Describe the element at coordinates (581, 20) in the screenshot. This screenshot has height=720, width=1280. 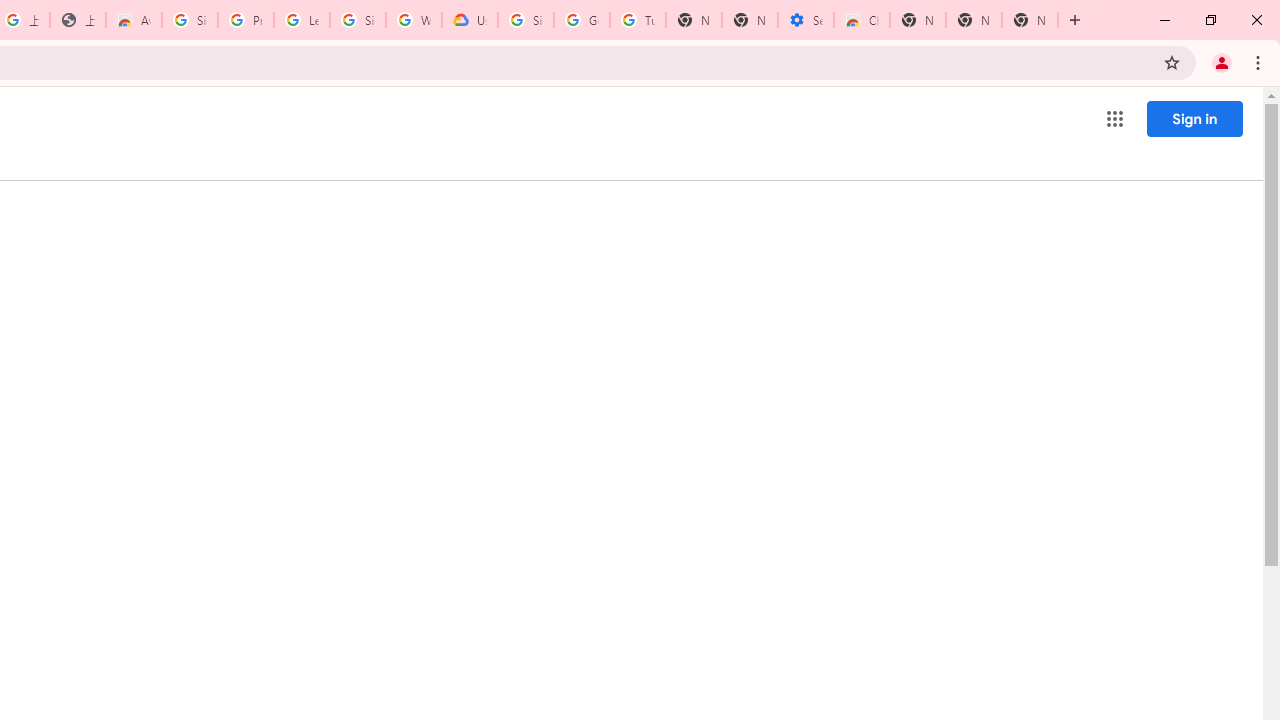
I see `'Google Account Help'` at that location.